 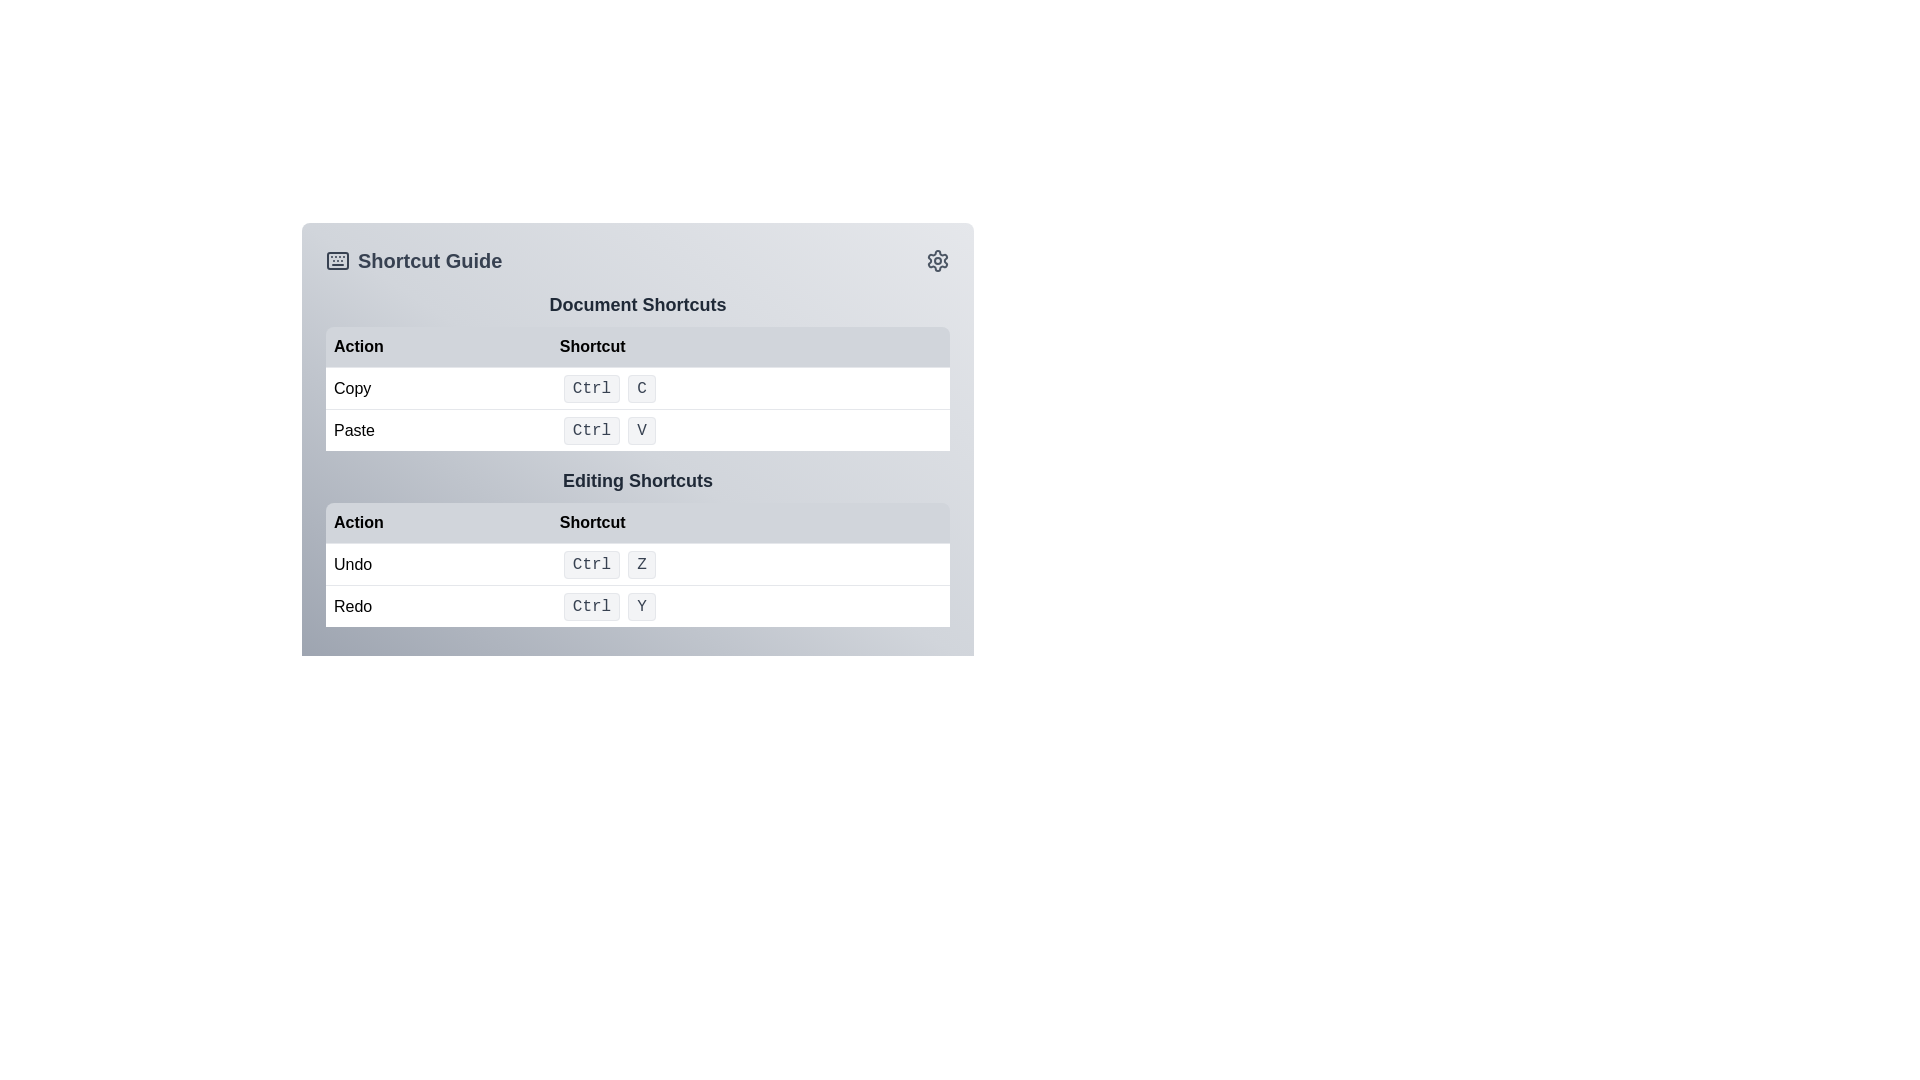 I want to click on keyboard shortcuts listed in the Text section with tabular layout, which is located below the 'Document Shortcuts' section, so click(x=637, y=547).